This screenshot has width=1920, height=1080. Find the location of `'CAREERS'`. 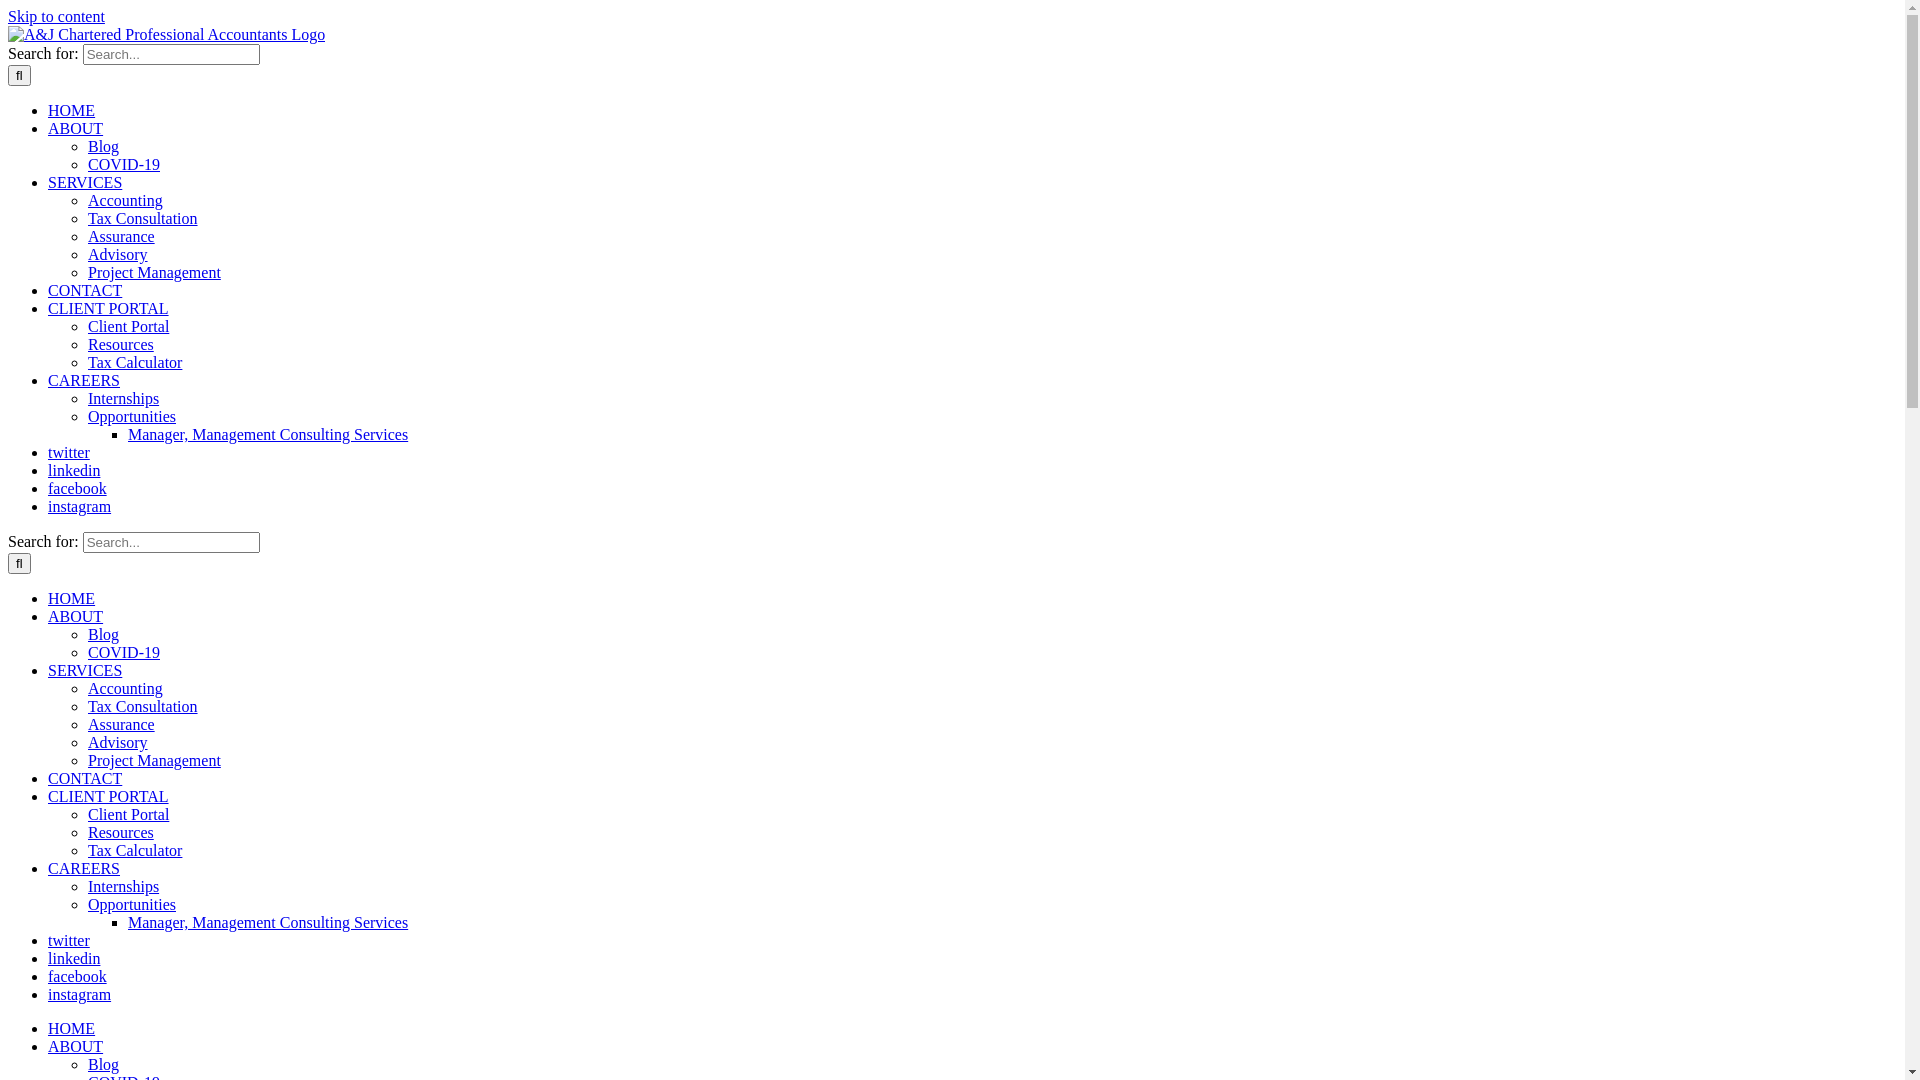

'CAREERS' is located at coordinates (82, 867).